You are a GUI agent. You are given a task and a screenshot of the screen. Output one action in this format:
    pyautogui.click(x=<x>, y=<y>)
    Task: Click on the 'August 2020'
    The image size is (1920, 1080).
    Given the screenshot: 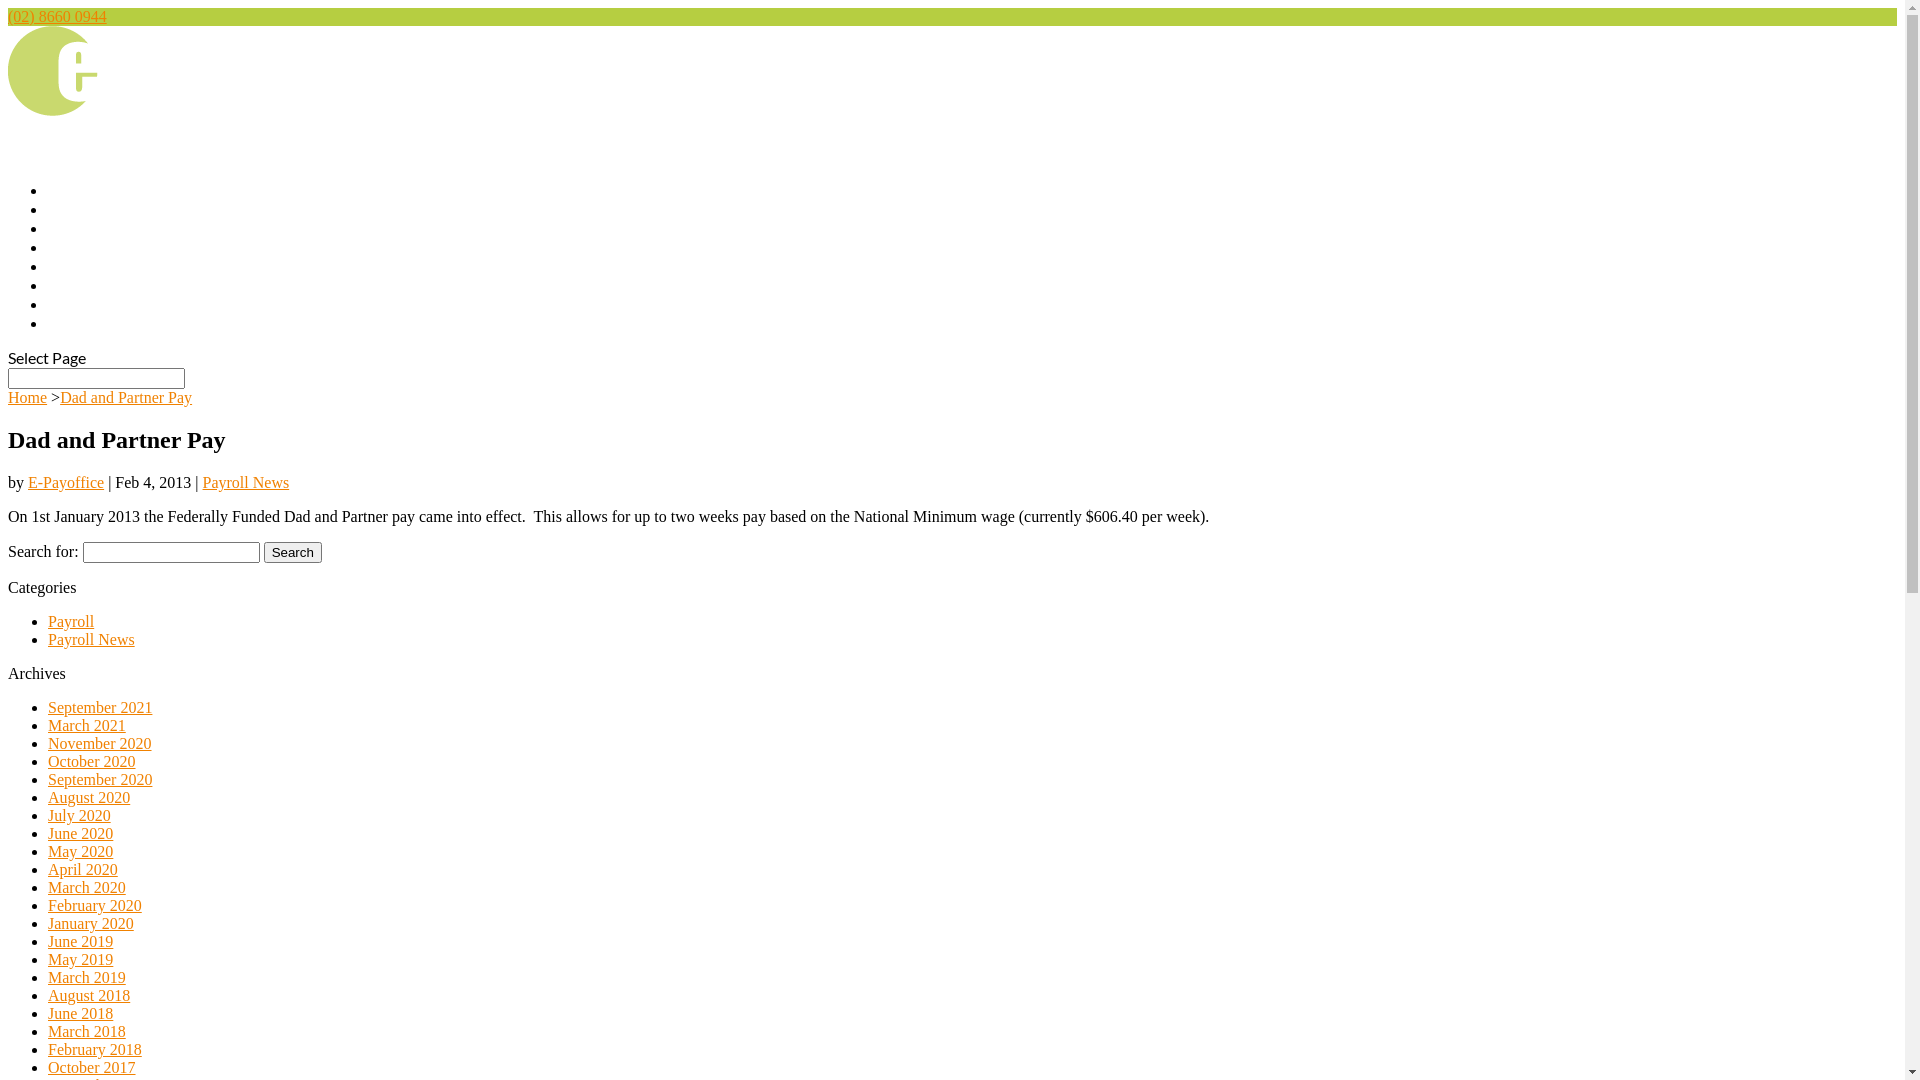 What is the action you would take?
    pyautogui.click(x=88, y=796)
    